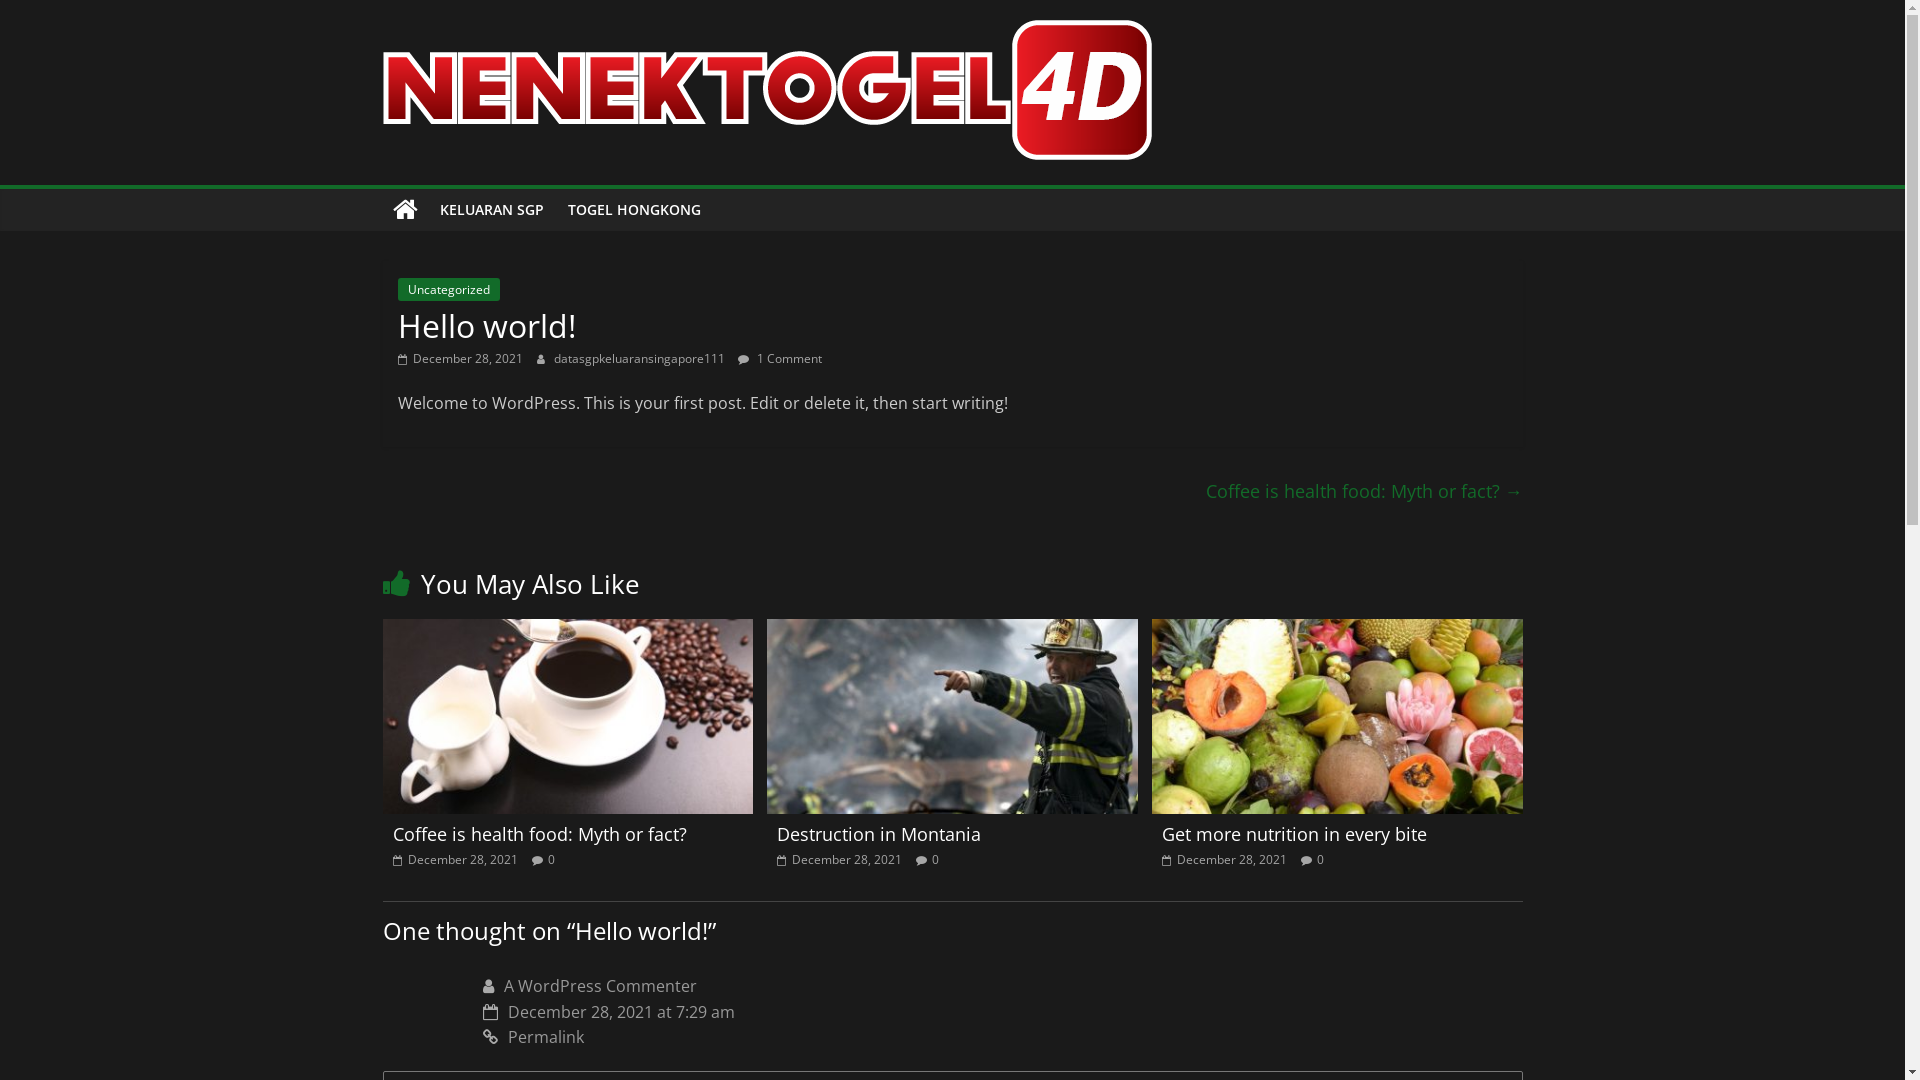 Image resolution: width=1920 pixels, height=1080 pixels. Describe the element at coordinates (878, 833) in the screenshot. I see `'Destruction in Montania'` at that location.